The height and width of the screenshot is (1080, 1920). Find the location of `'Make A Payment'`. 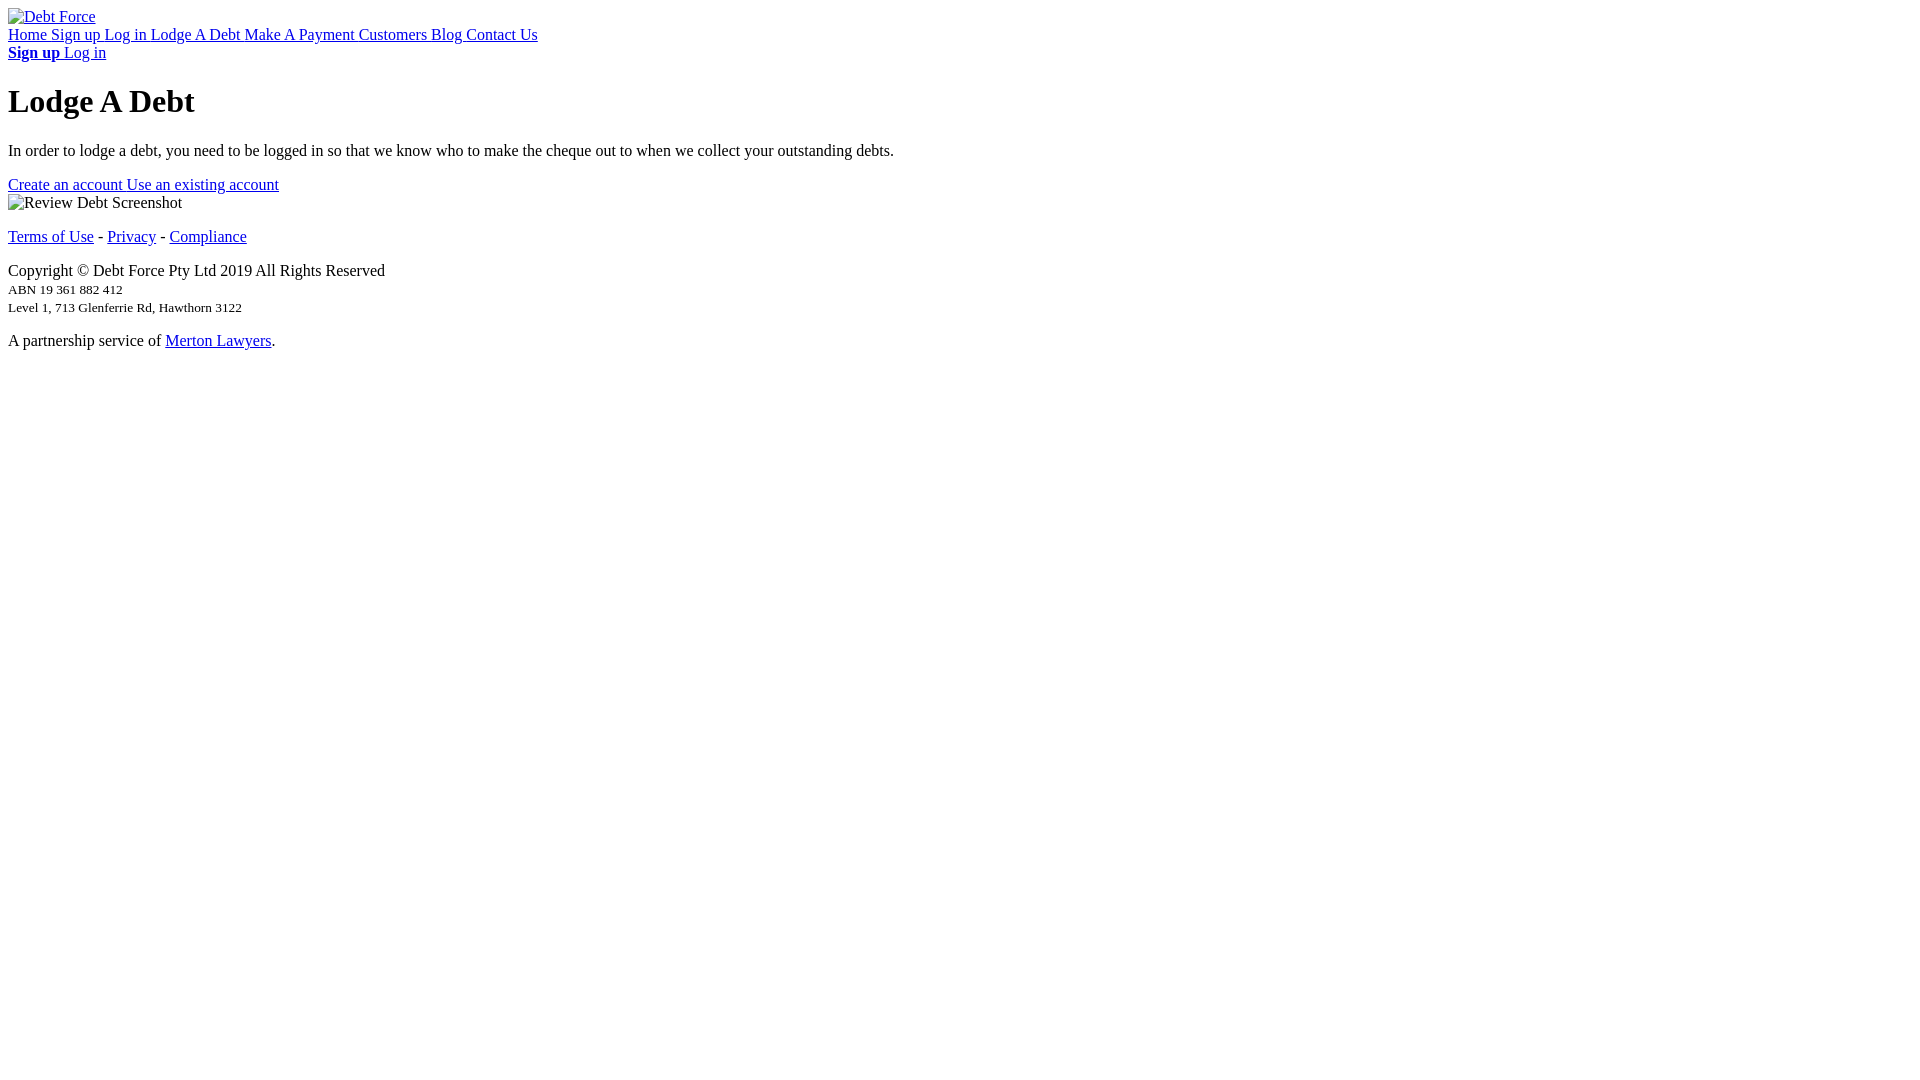

'Make A Payment' is located at coordinates (300, 34).